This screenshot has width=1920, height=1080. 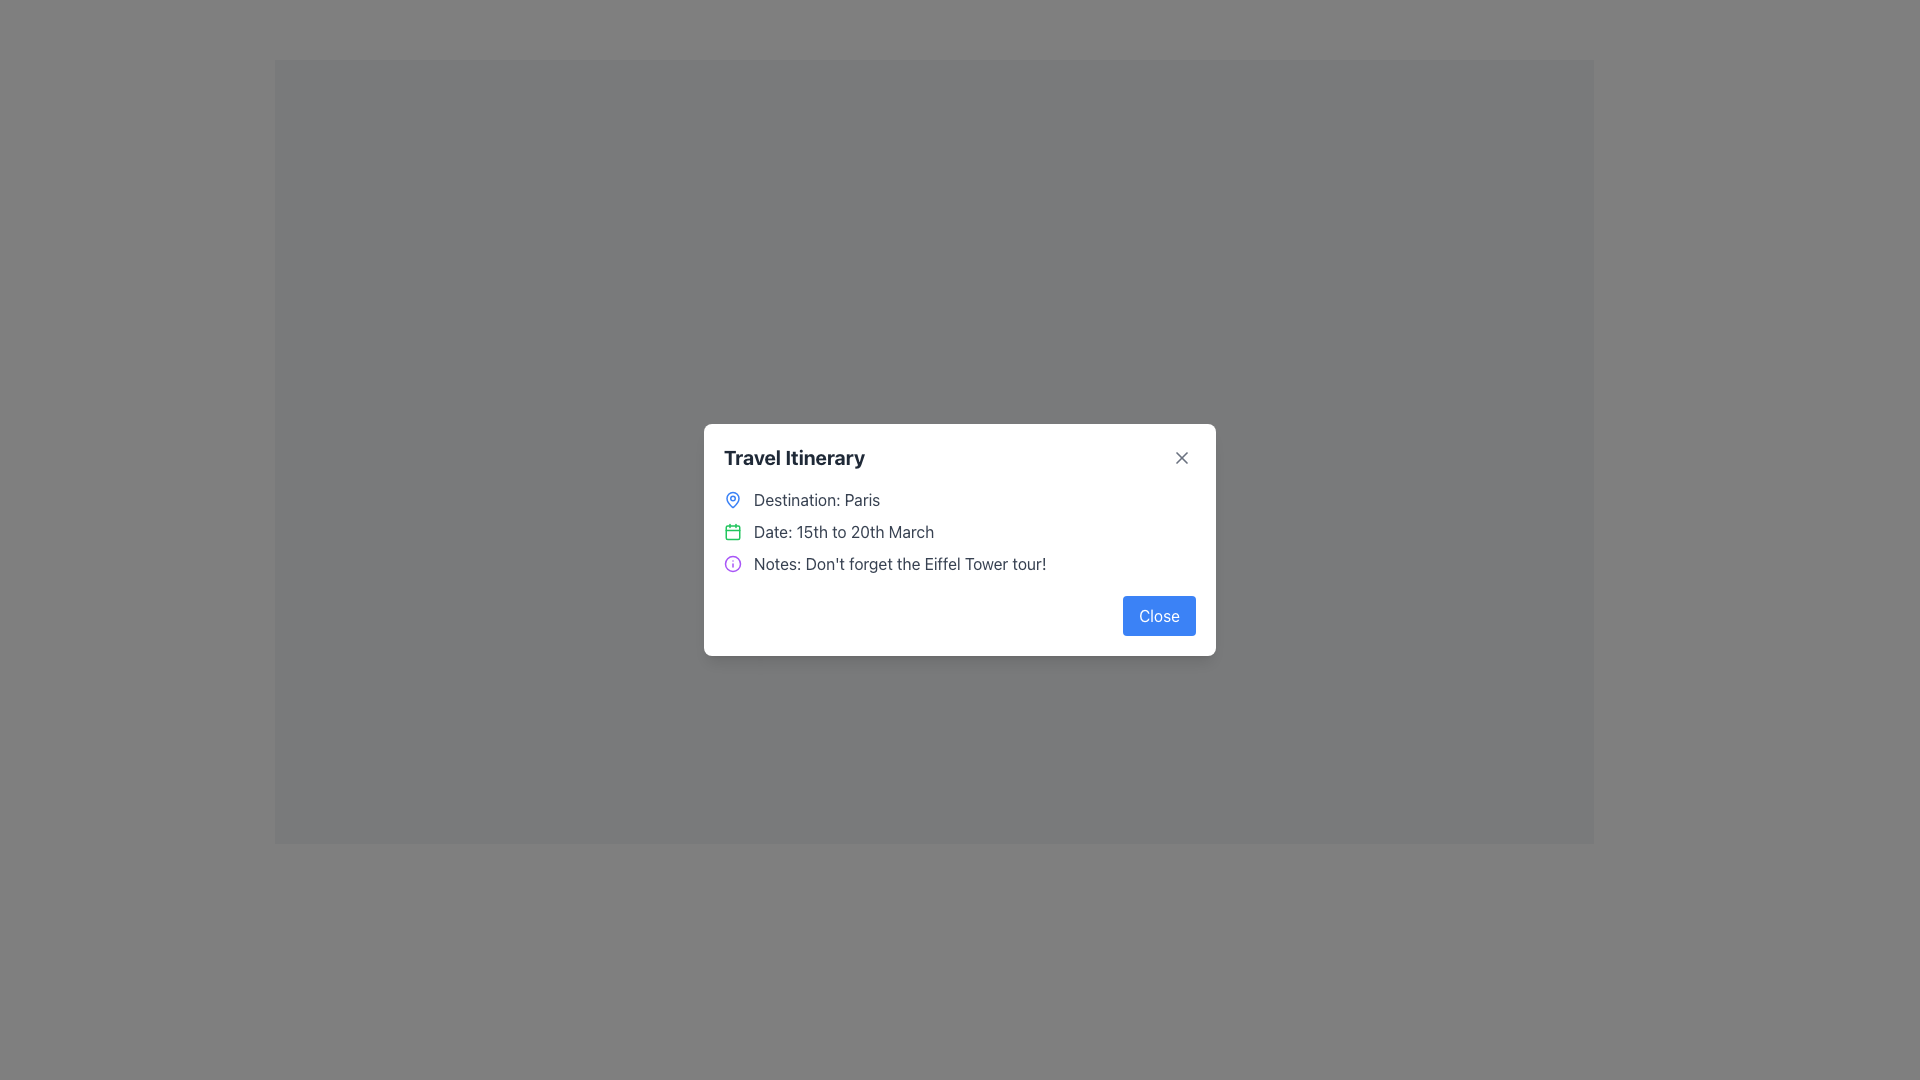 I want to click on the small gray 'X' button located at the top-right corner of the 'Travel Itinerary' dialog box, so click(x=1181, y=458).